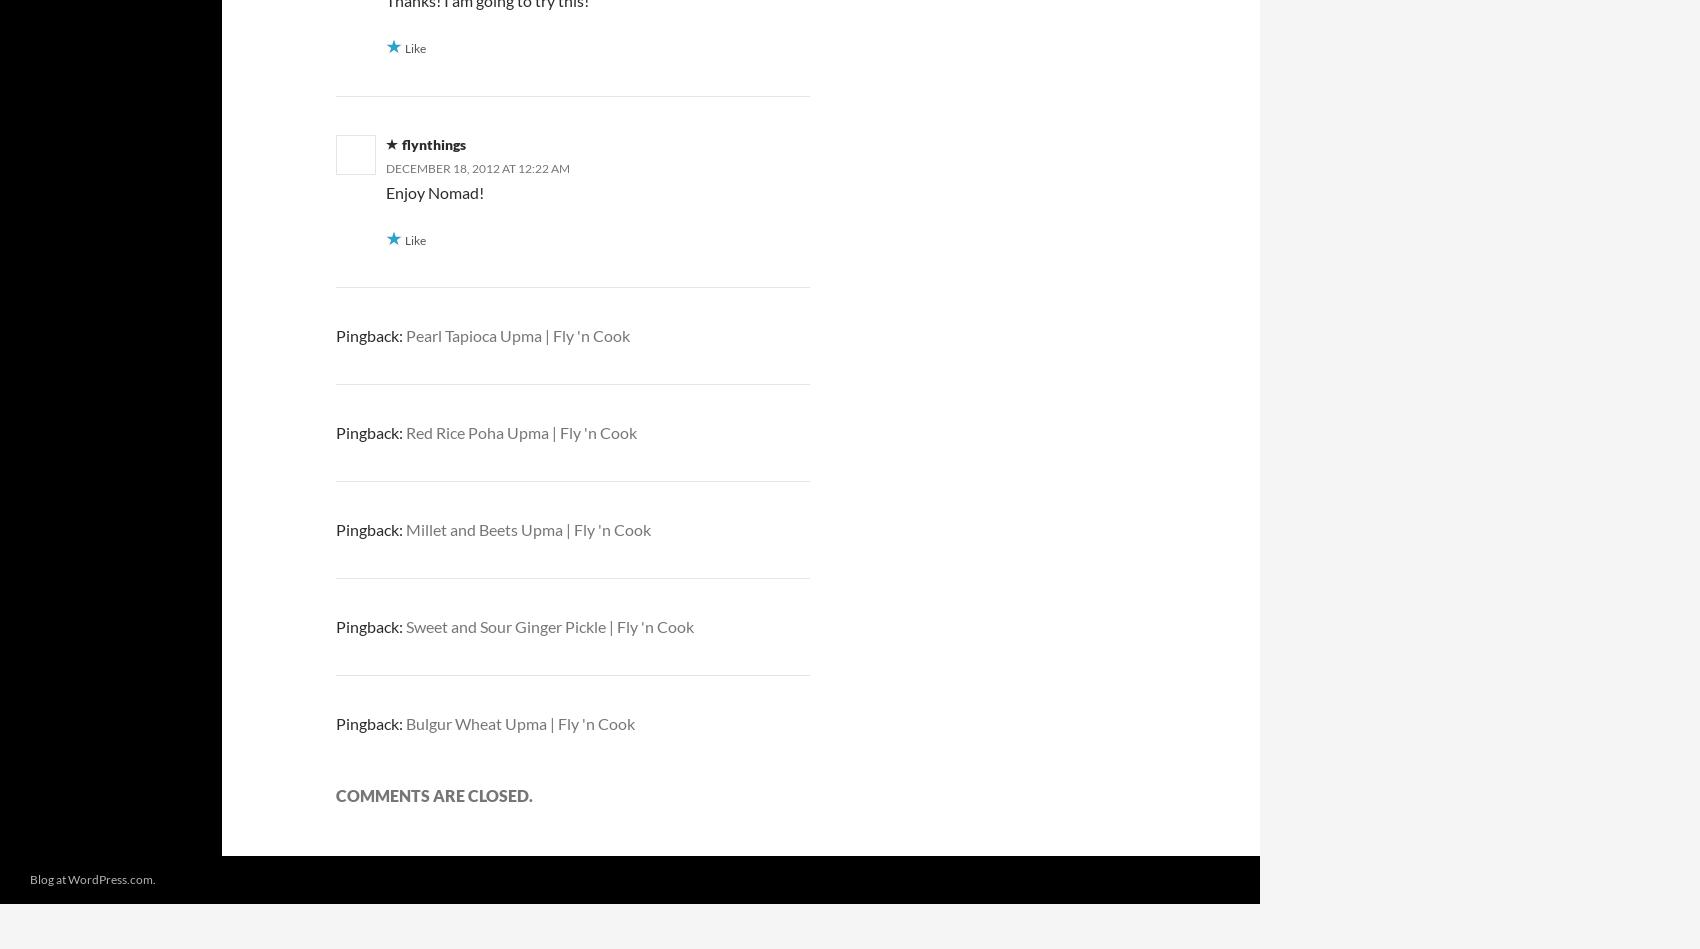 The image size is (1700, 949). What do you see at coordinates (435, 190) in the screenshot?
I see `'Enjoy Nomad!'` at bounding box center [435, 190].